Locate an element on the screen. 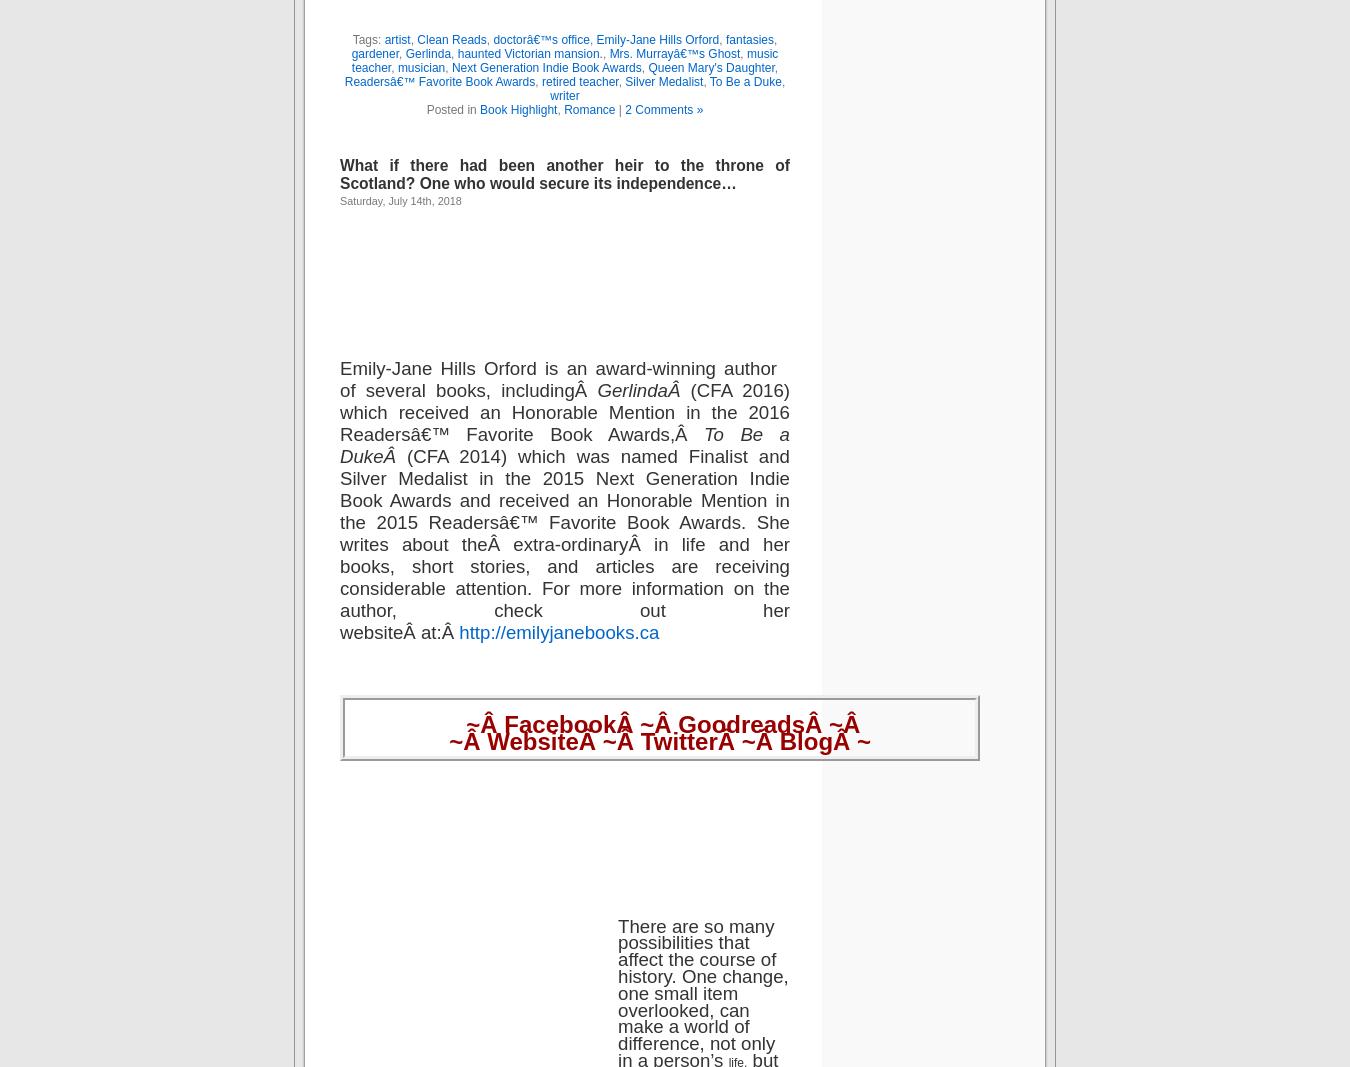 Image resolution: width=1350 pixels, height=1067 pixels. 'Book Highlight' is located at coordinates (517, 108).